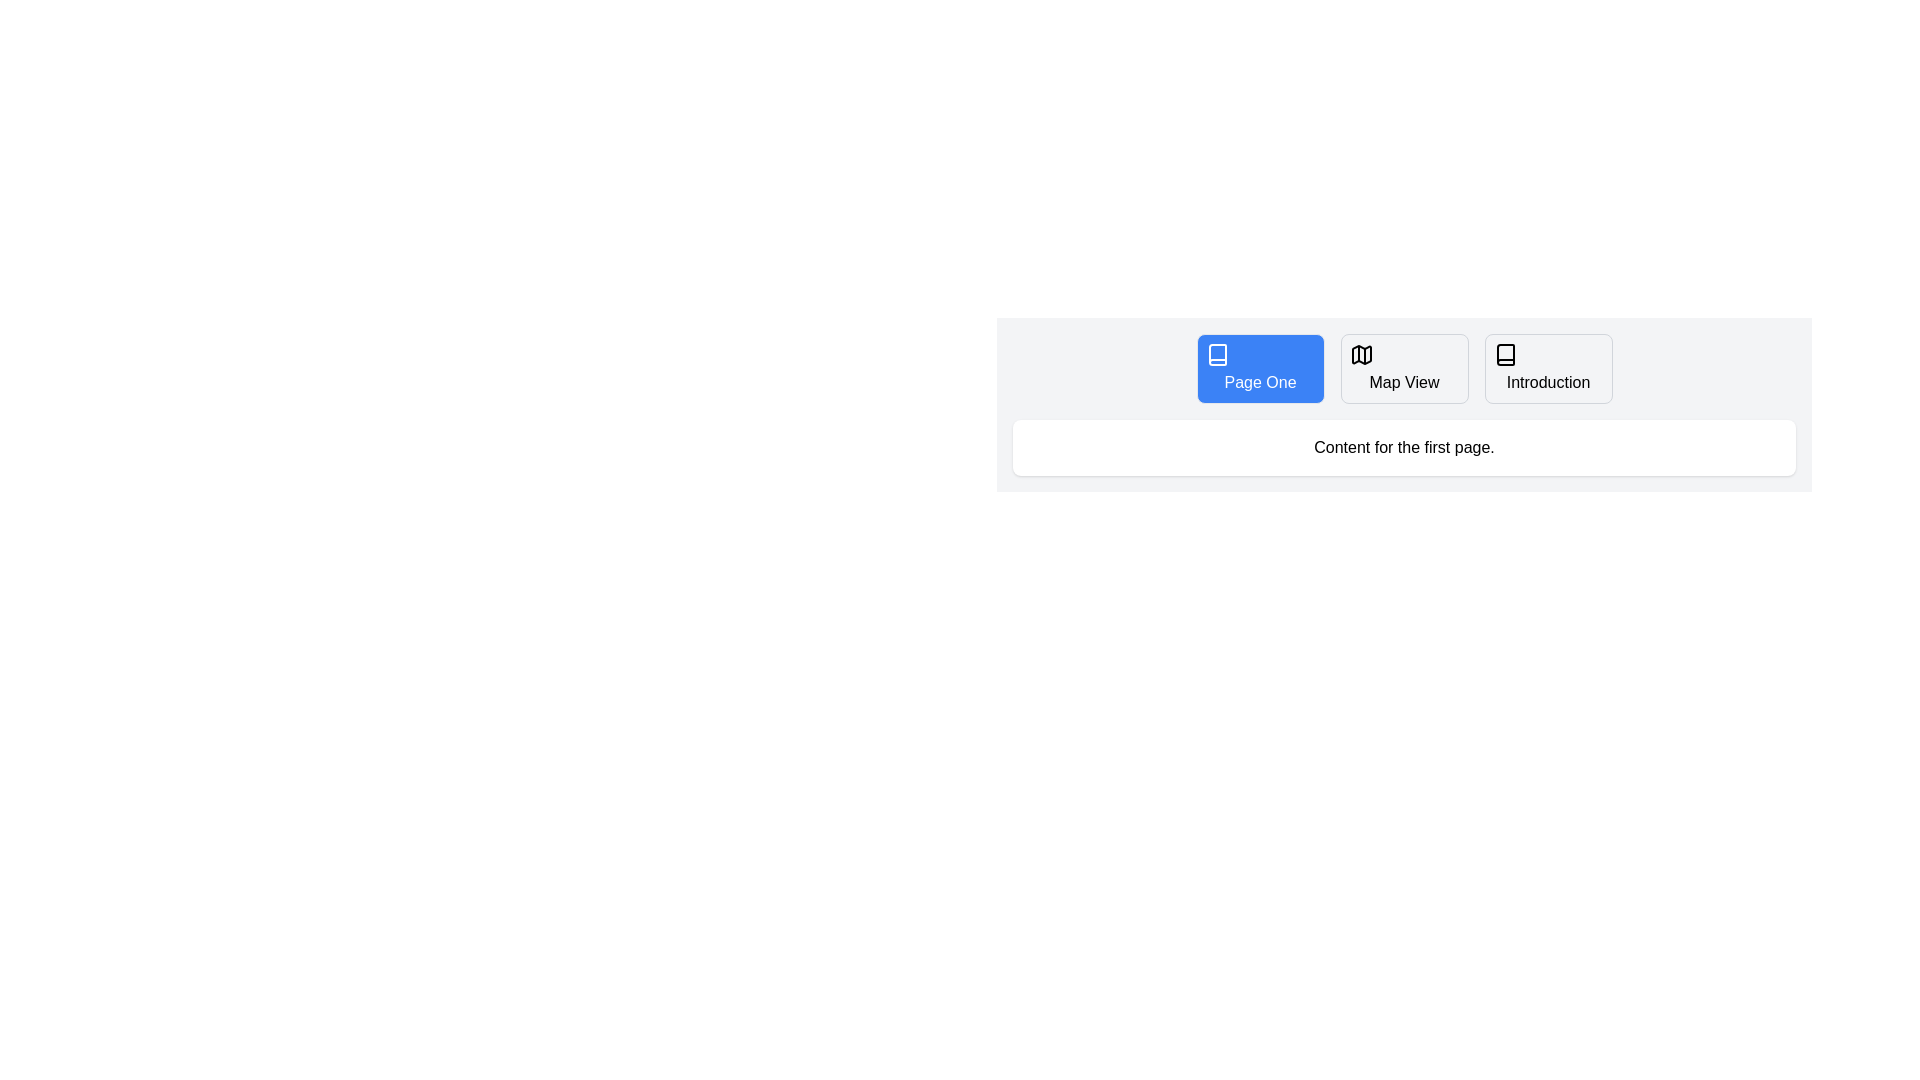 Image resolution: width=1920 pixels, height=1080 pixels. What do you see at coordinates (1403, 382) in the screenshot?
I see `the descriptive text label within the navigation button` at bounding box center [1403, 382].